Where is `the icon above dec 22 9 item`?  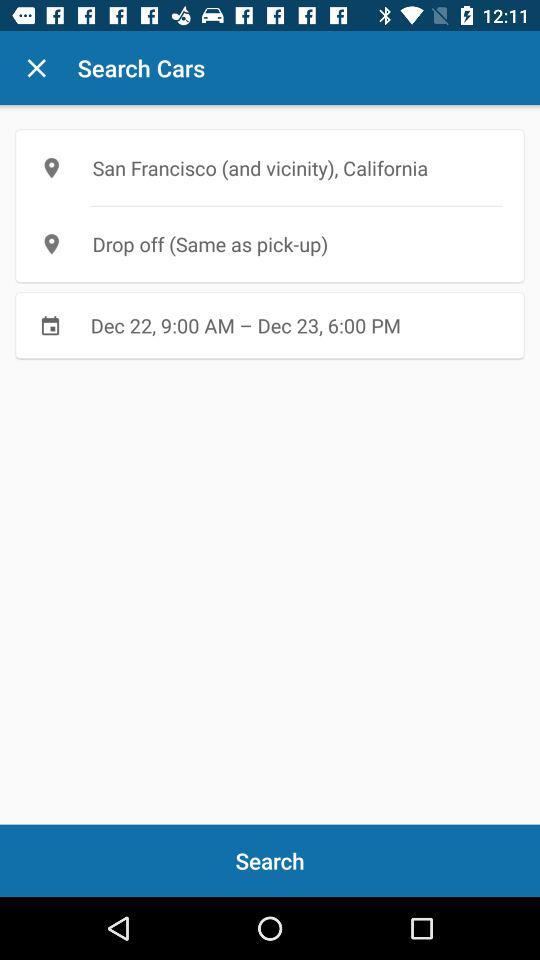
the icon above dec 22 9 item is located at coordinates (270, 243).